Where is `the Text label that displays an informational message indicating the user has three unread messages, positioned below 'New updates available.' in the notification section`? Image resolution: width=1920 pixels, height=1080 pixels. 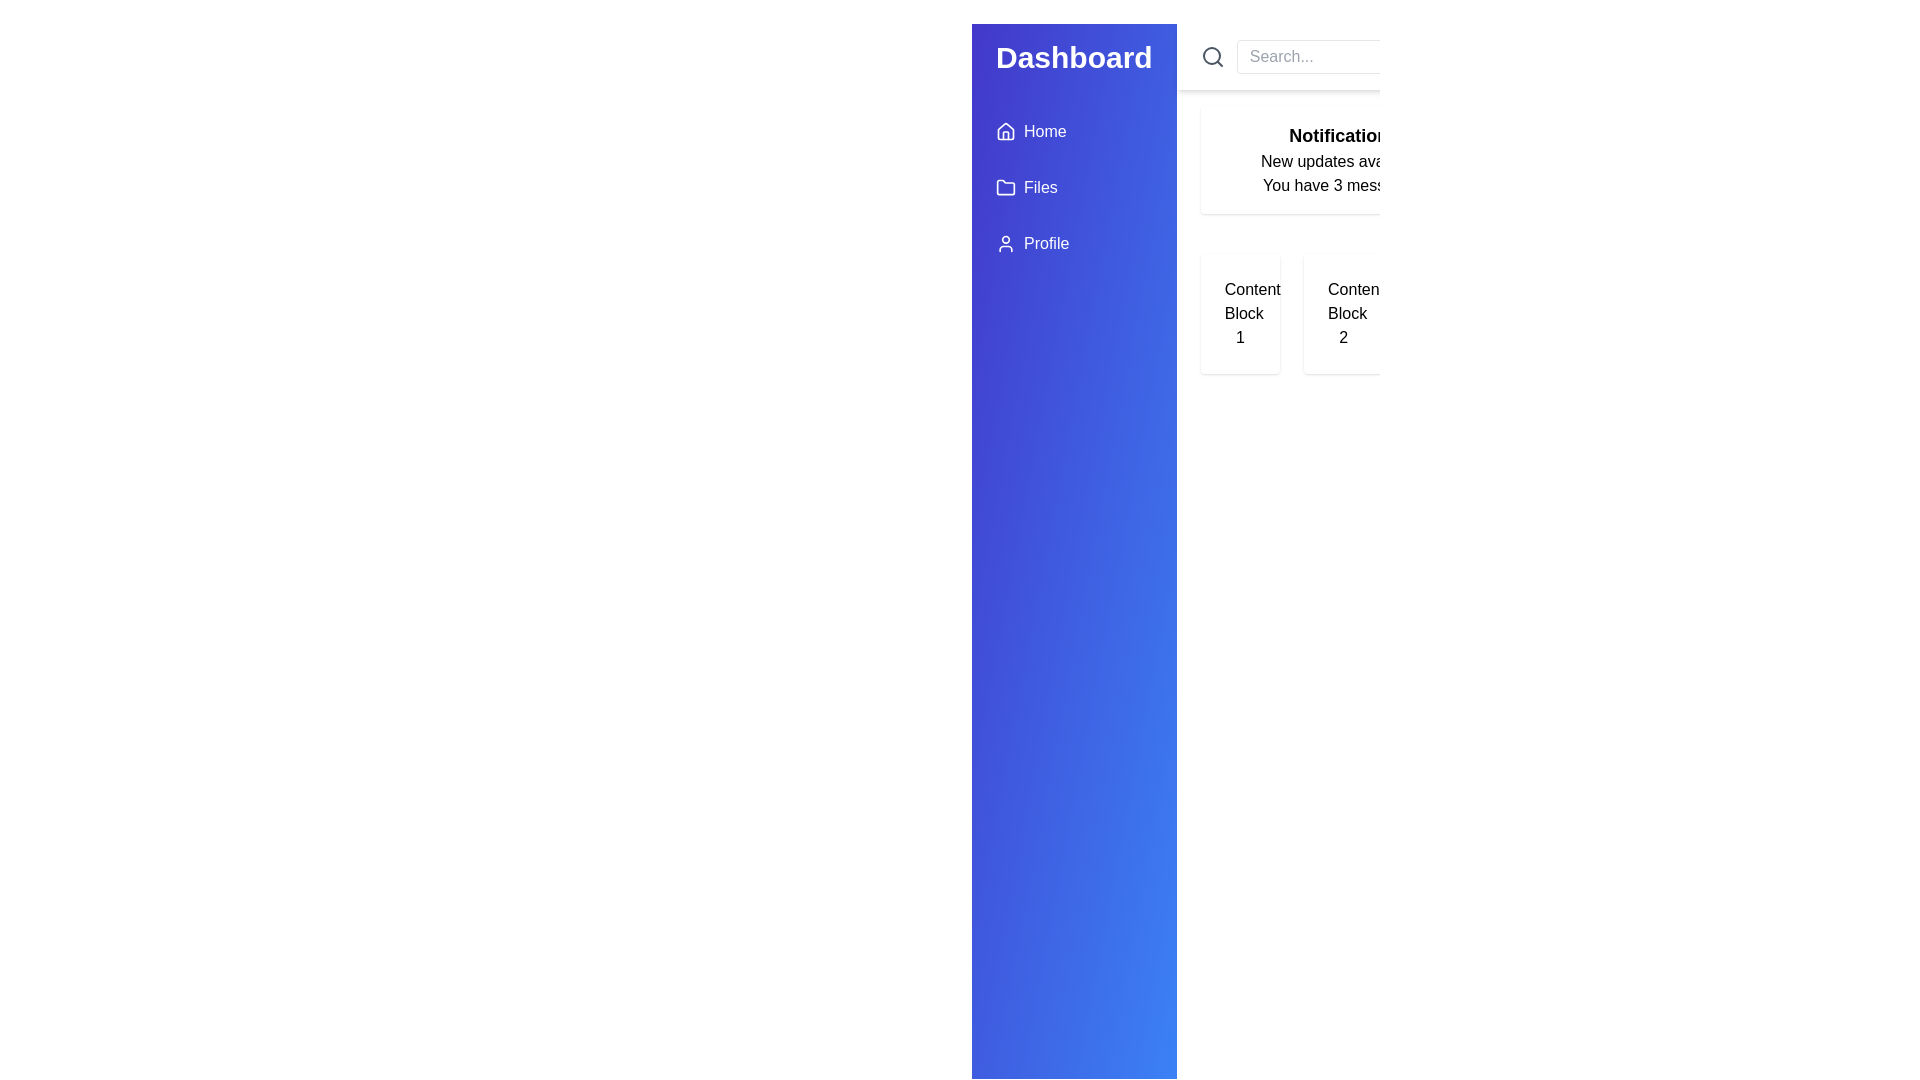 the Text label that displays an informational message indicating the user has three unread messages, positioned below 'New updates available.' in the notification section is located at coordinates (1343, 185).